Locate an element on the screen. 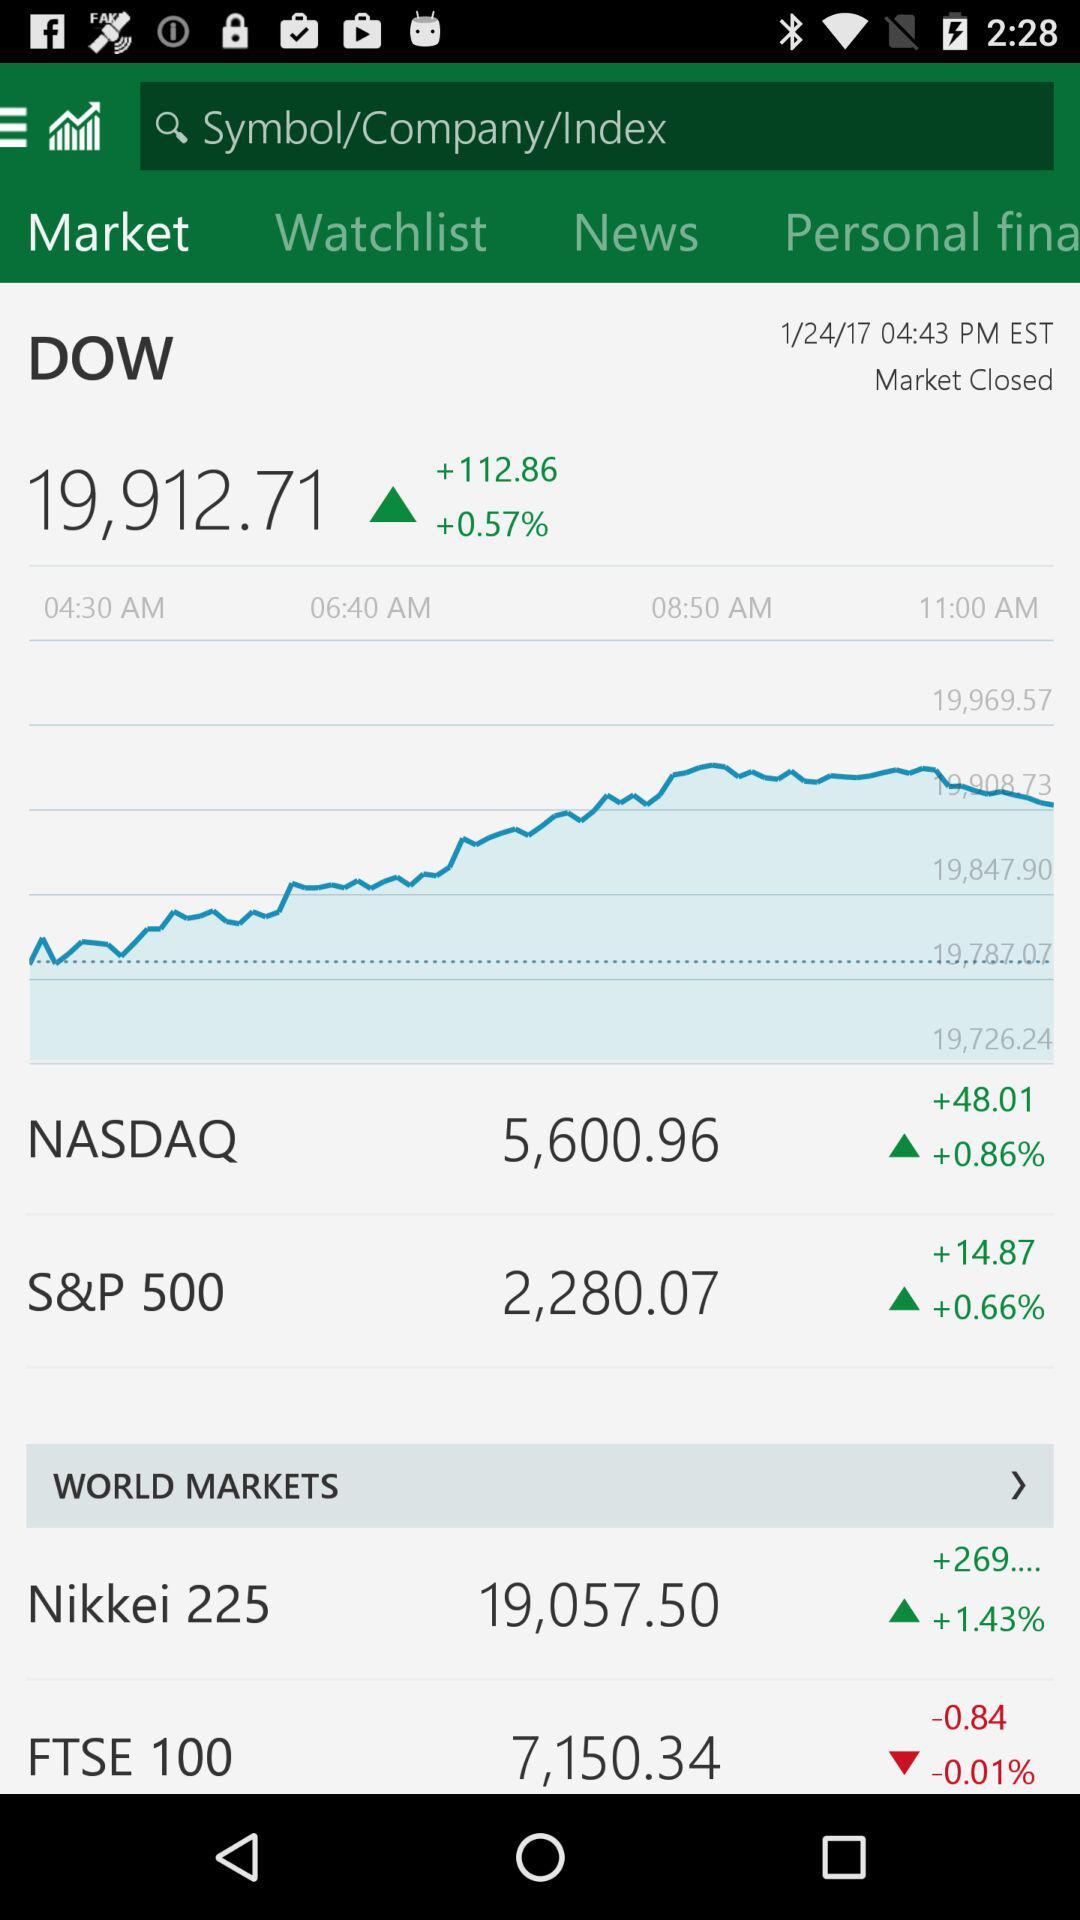  the item above +112.86 is located at coordinates (651, 235).